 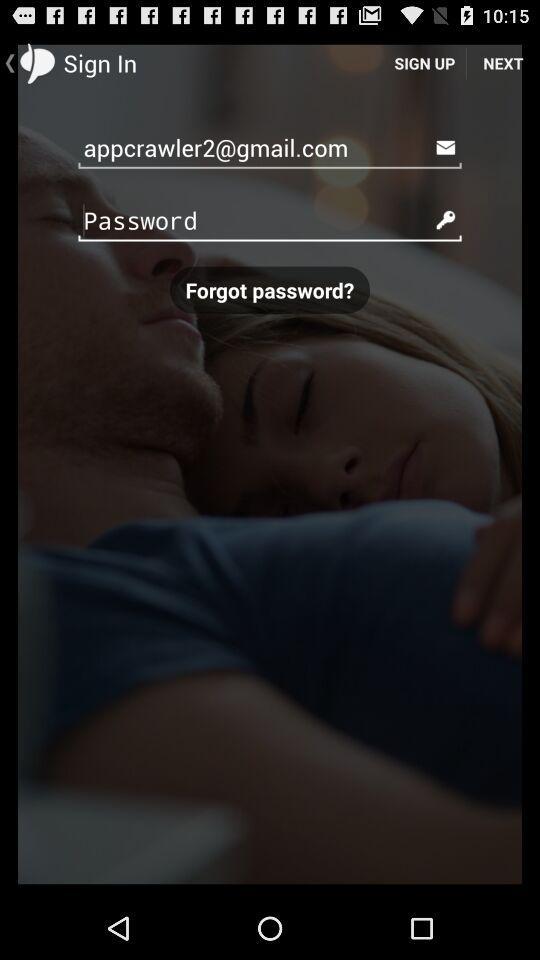 What do you see at coordinates (423, 62) in the screenshot?
I see `the sign up` at bounding box center [423, 62].